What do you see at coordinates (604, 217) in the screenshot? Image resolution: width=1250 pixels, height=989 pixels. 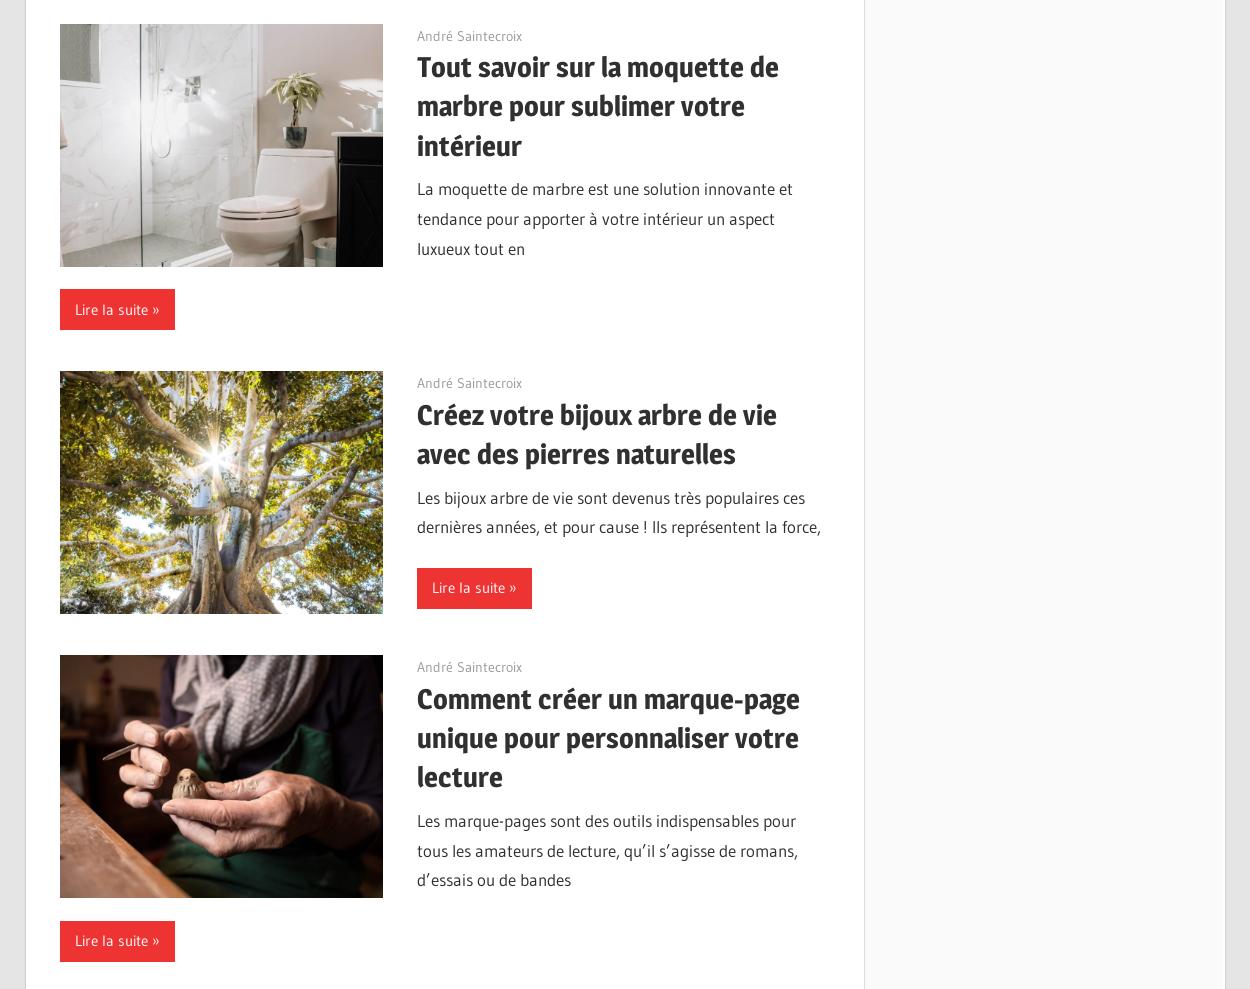 I see `'La moquette de marbre est une solution innovante et tendance pour apporter à votre intérieur un aspect luxueux tout en'` at bounding box center [604, 217].